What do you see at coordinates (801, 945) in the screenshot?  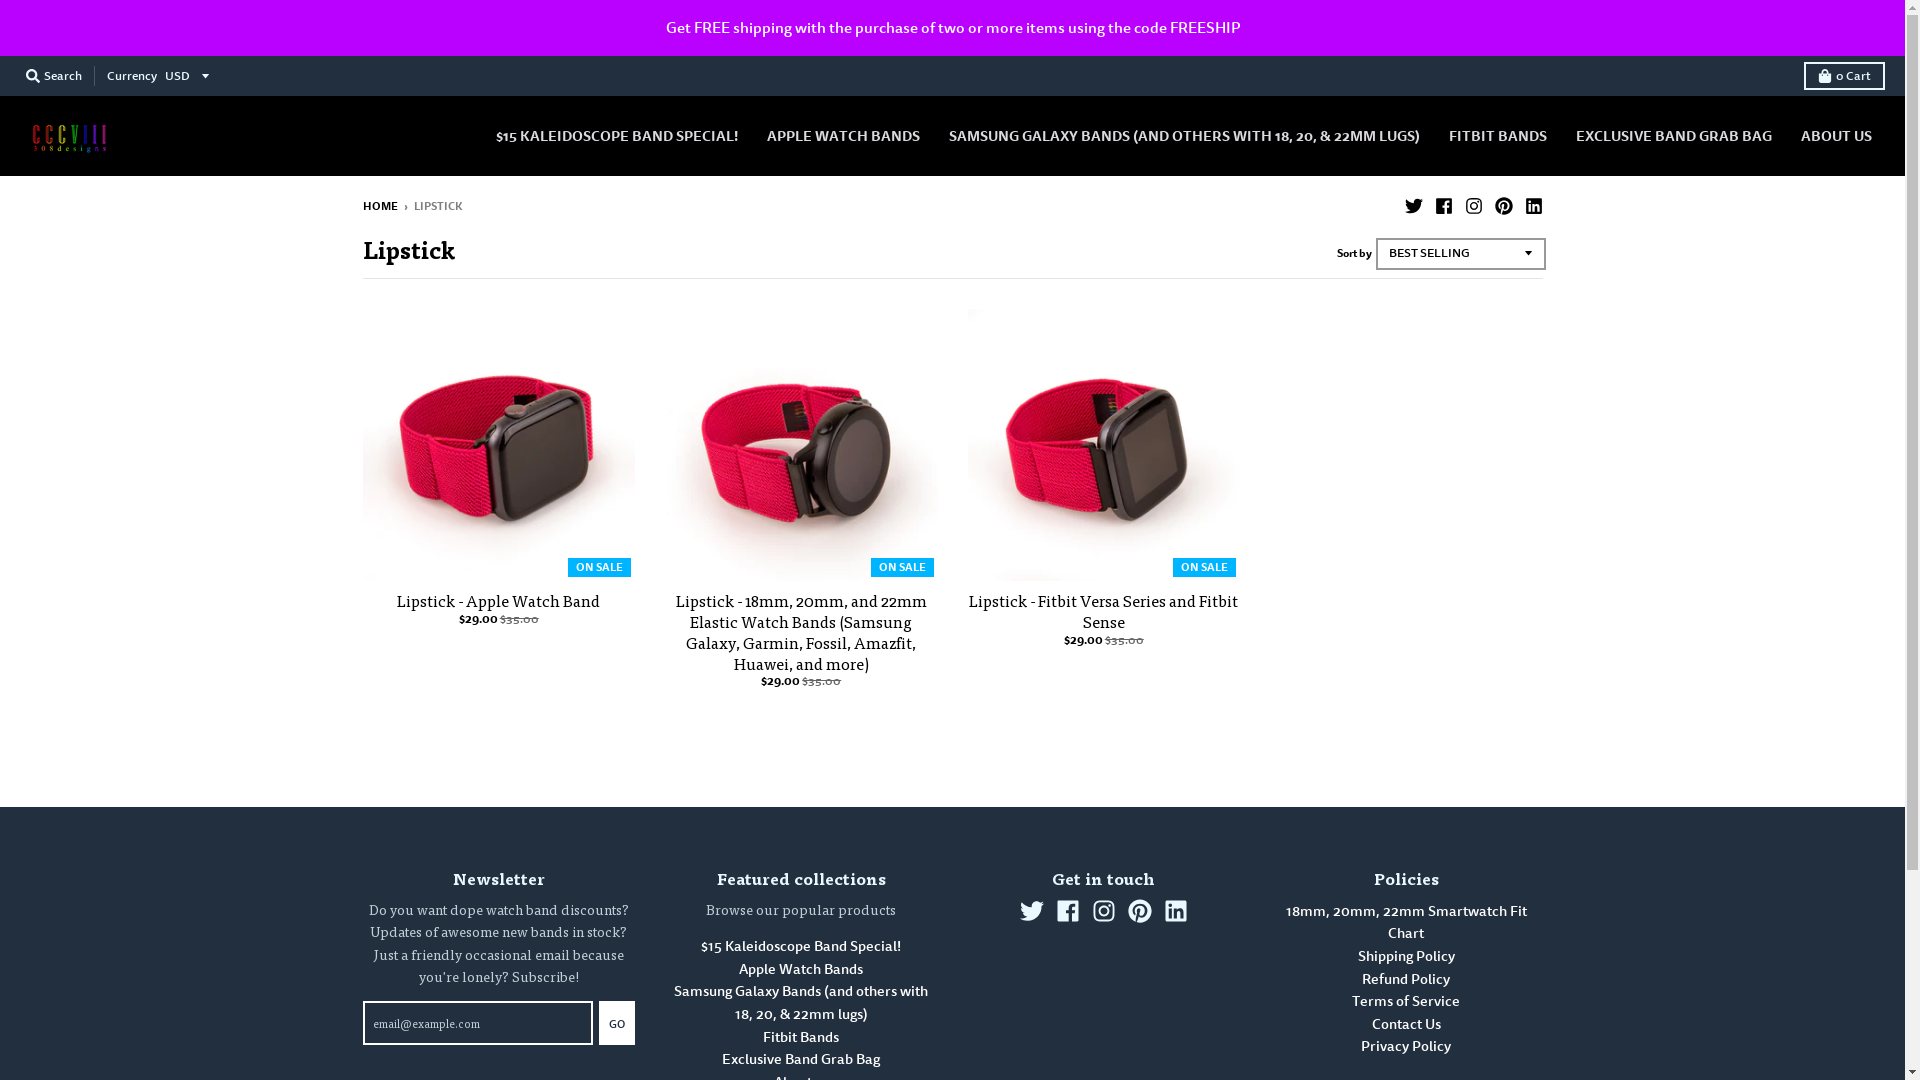 I see `'$15 Kaleidoscope Band Special!'` at bounding box center [801, 945].